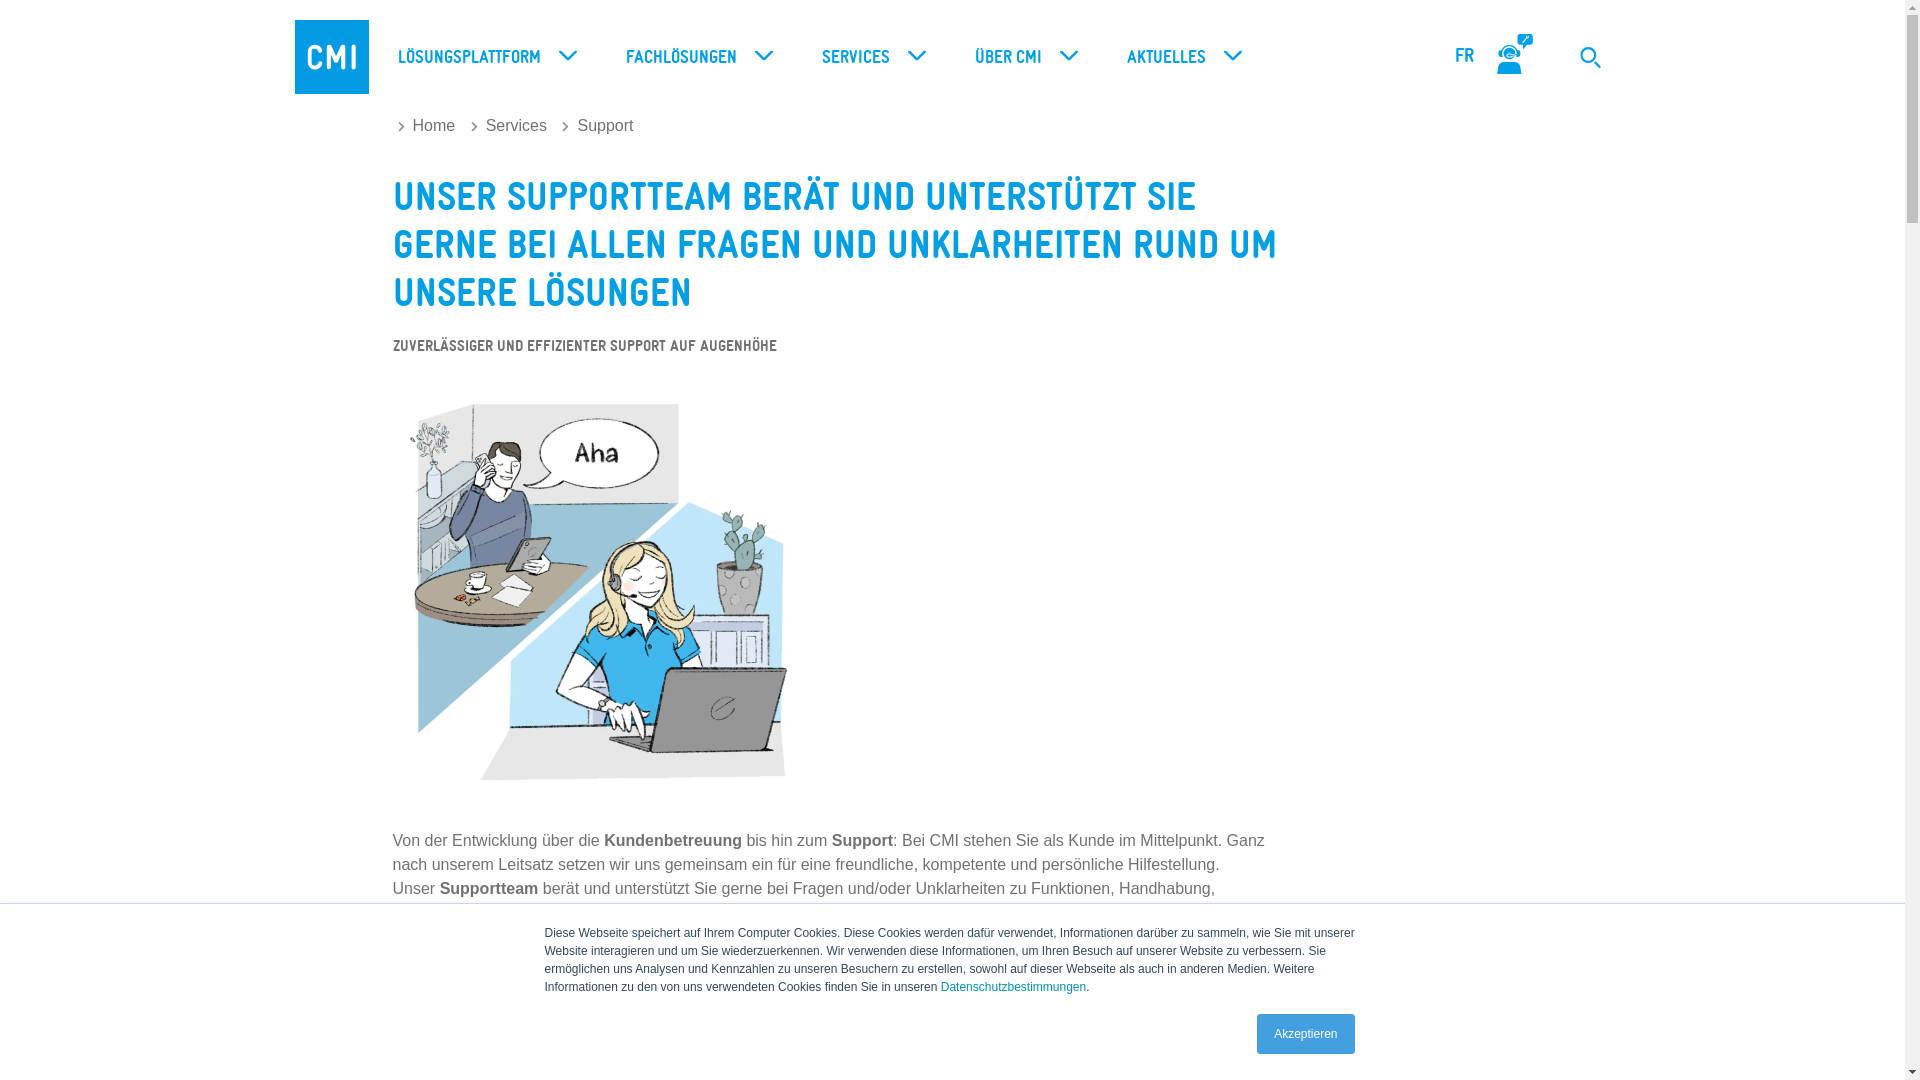 This screenshot has height=1080, width=1920. I want to click on 'AKTUELLES', so click(1179, 56).